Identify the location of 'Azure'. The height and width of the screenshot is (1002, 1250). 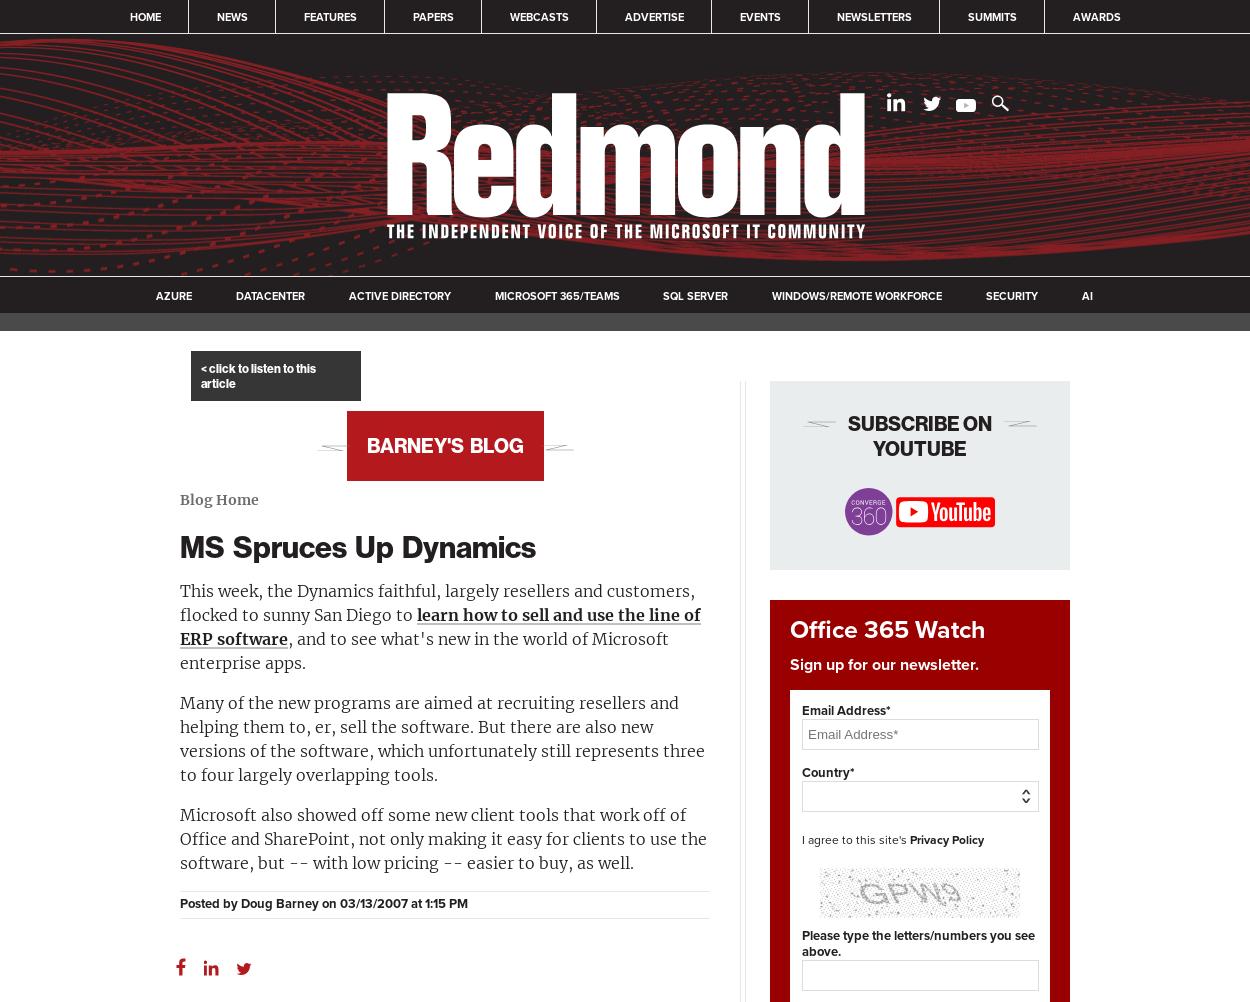
(174, 295).